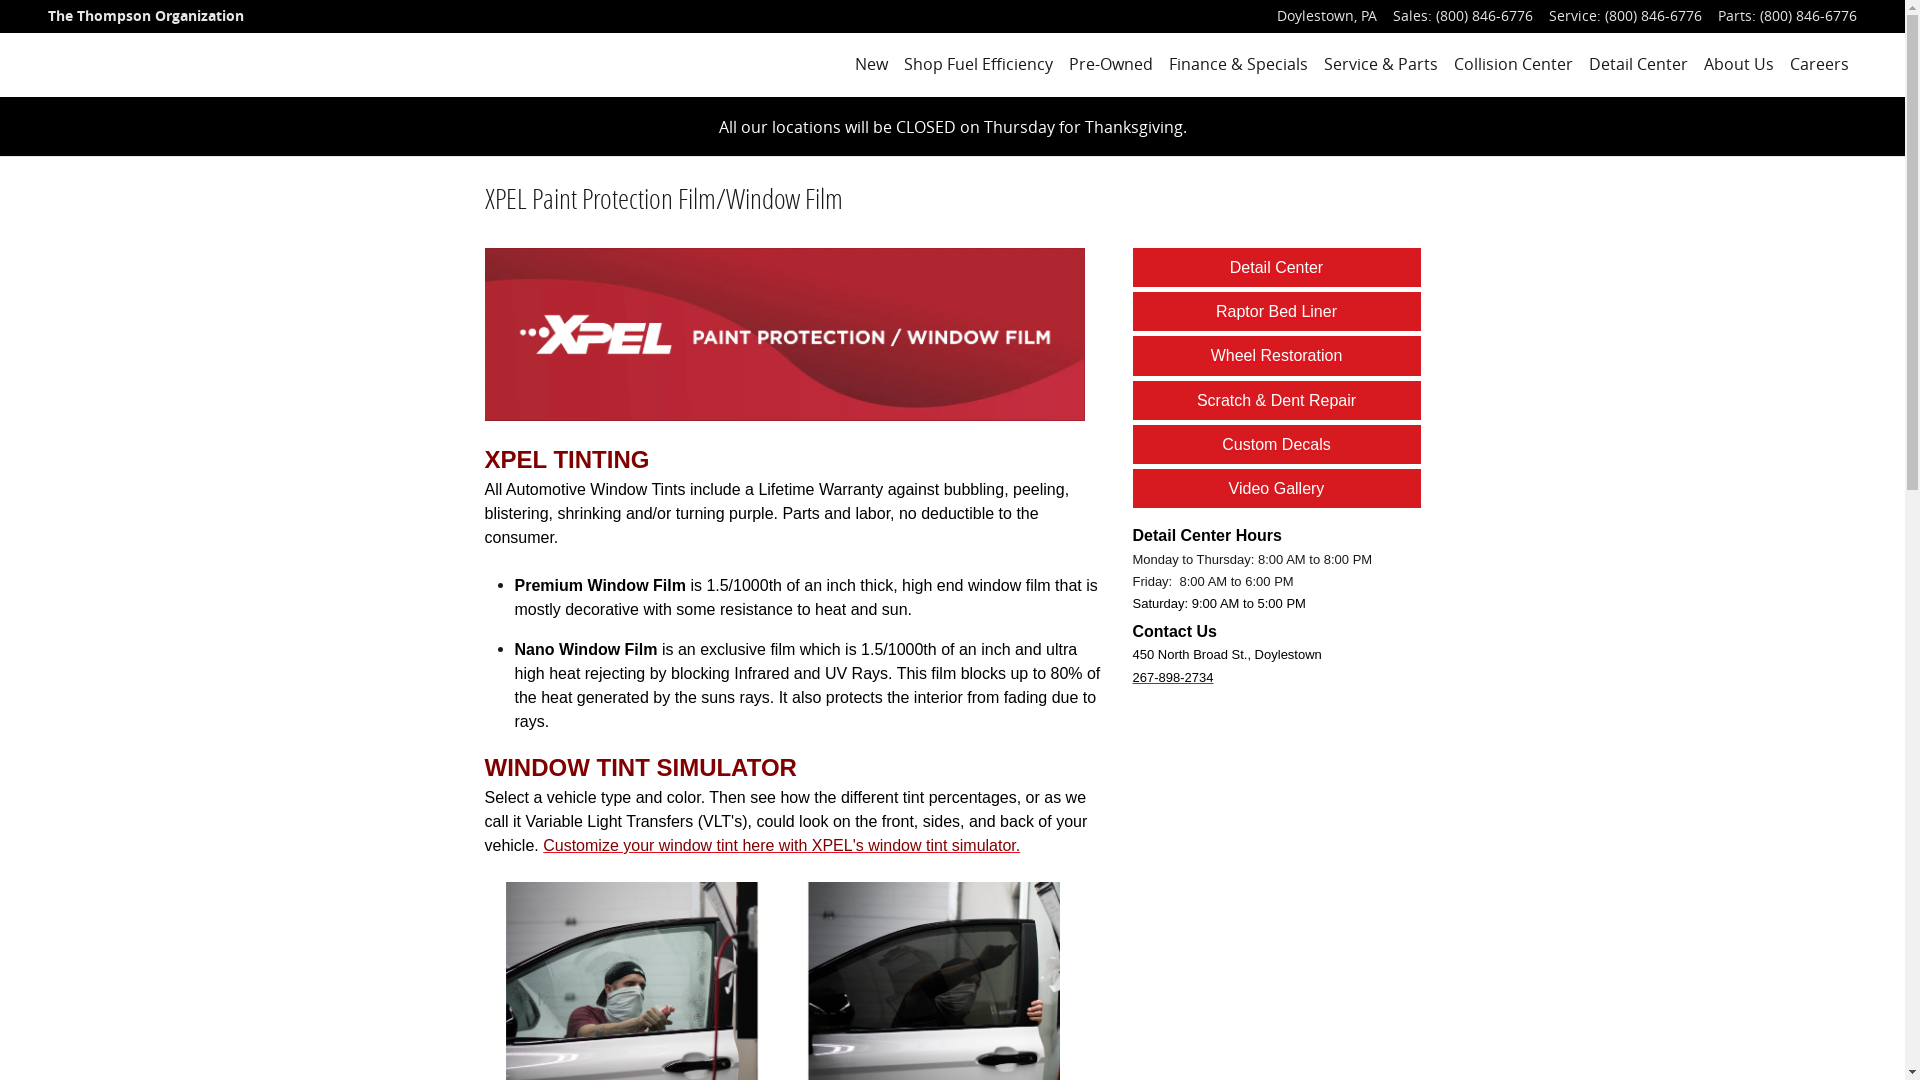  What do you see at coordinates (978, 64) in the screenshot?
I see `'Shop Fuel Efficiency'` at bounding box center [978, 64].